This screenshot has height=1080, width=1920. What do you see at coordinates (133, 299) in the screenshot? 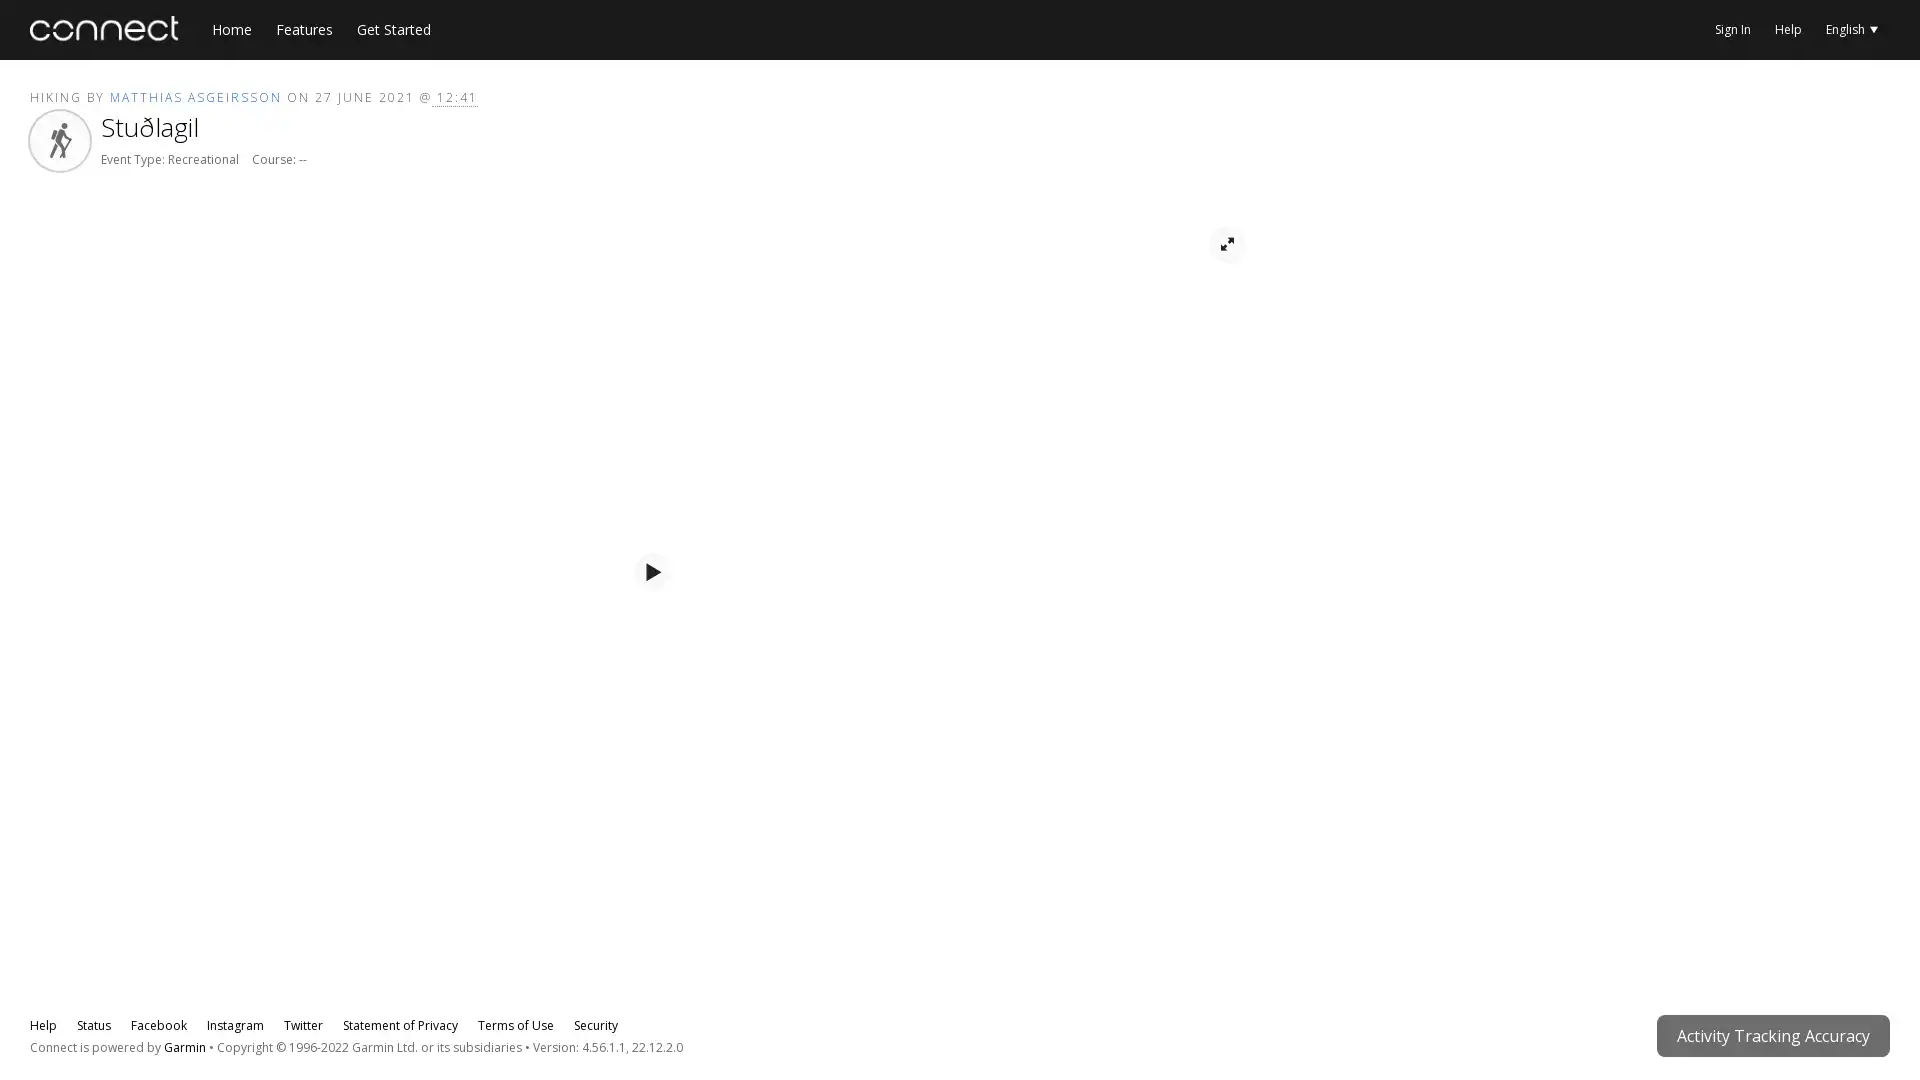
I see `Layers` at bounding box center [133, 299].